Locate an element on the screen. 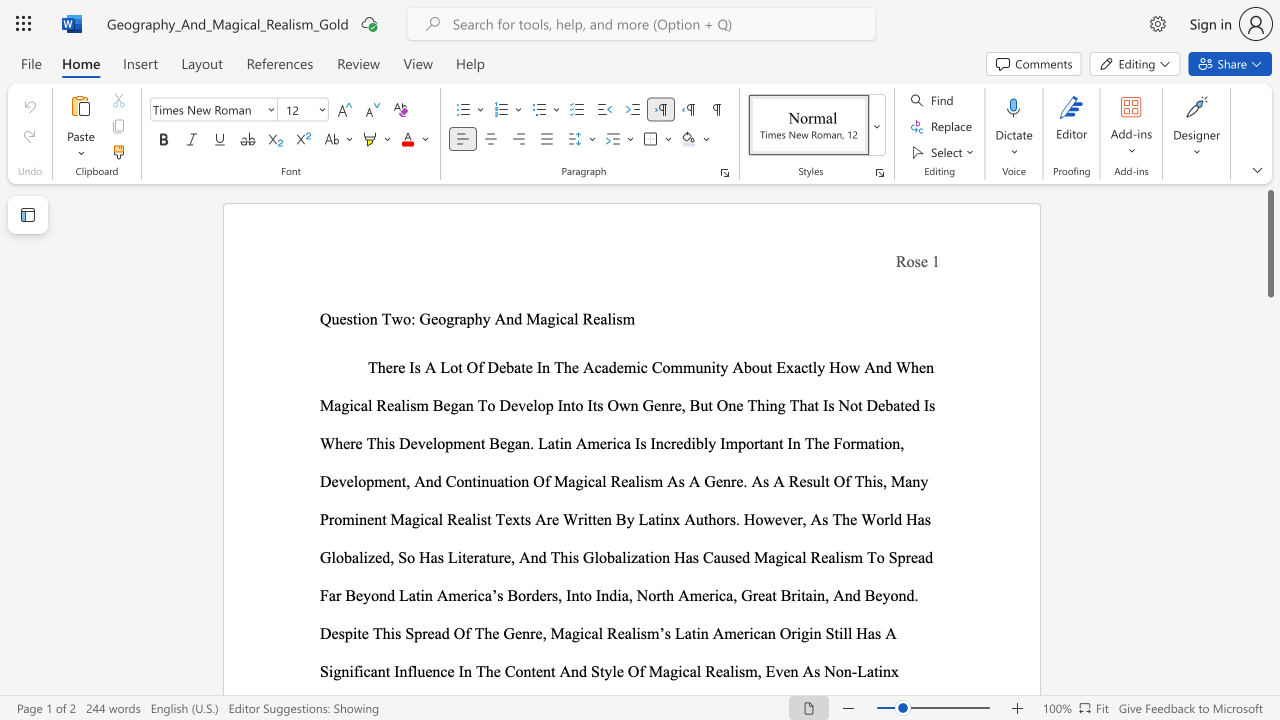 The height and width of the screenshot is (720, 1280). the scrollbar to slide the page down is located at coordinates (1269, 560).